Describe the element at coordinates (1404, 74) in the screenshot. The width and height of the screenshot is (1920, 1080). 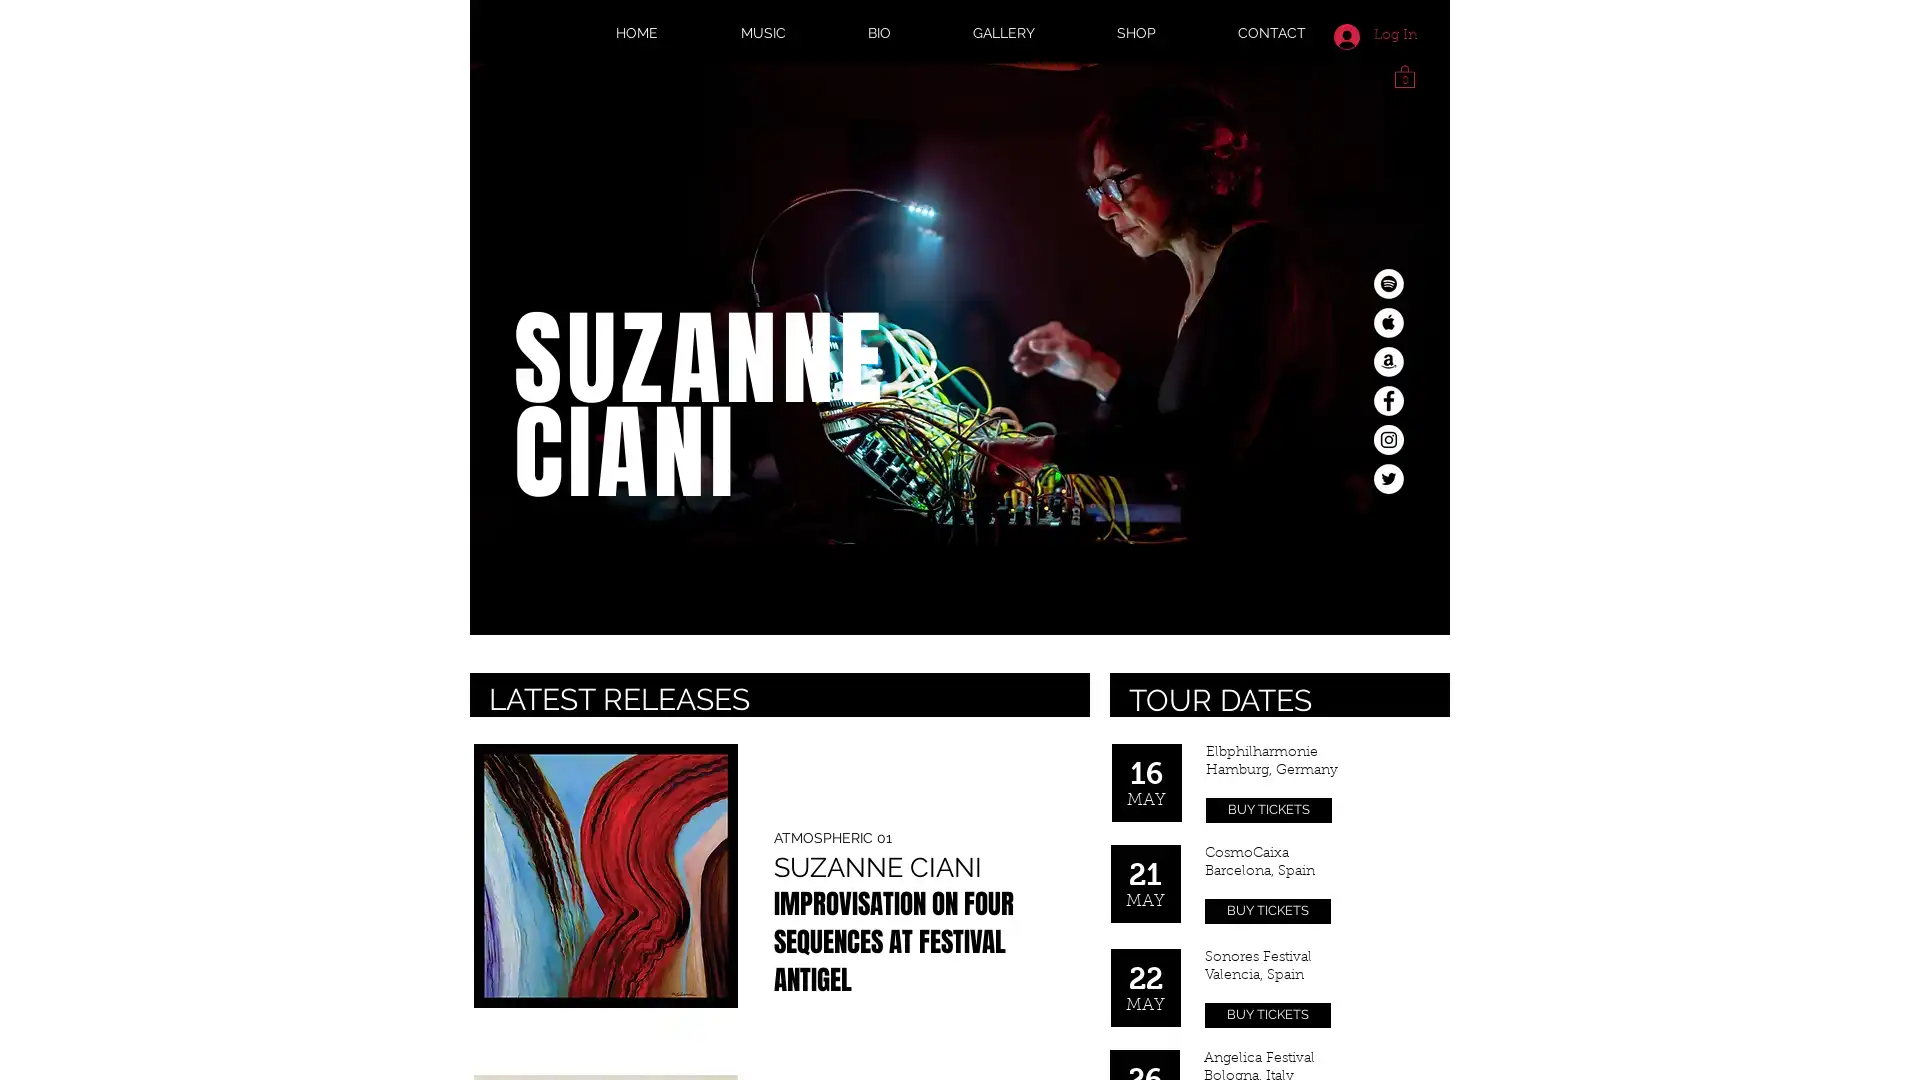
I see `Cart with 0 items` at that location.